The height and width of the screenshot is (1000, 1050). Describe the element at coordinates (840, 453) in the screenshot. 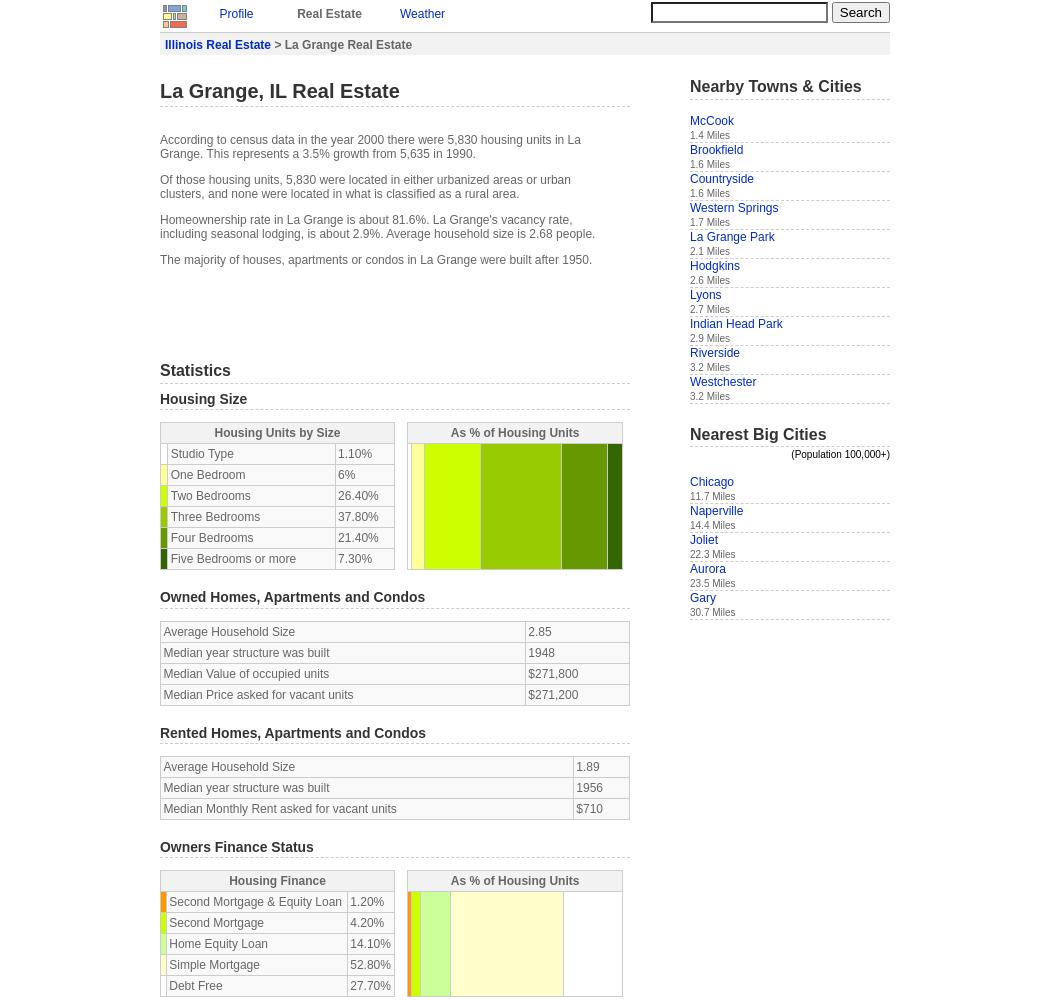

I see `'(Population 100,000+)'` at that location.